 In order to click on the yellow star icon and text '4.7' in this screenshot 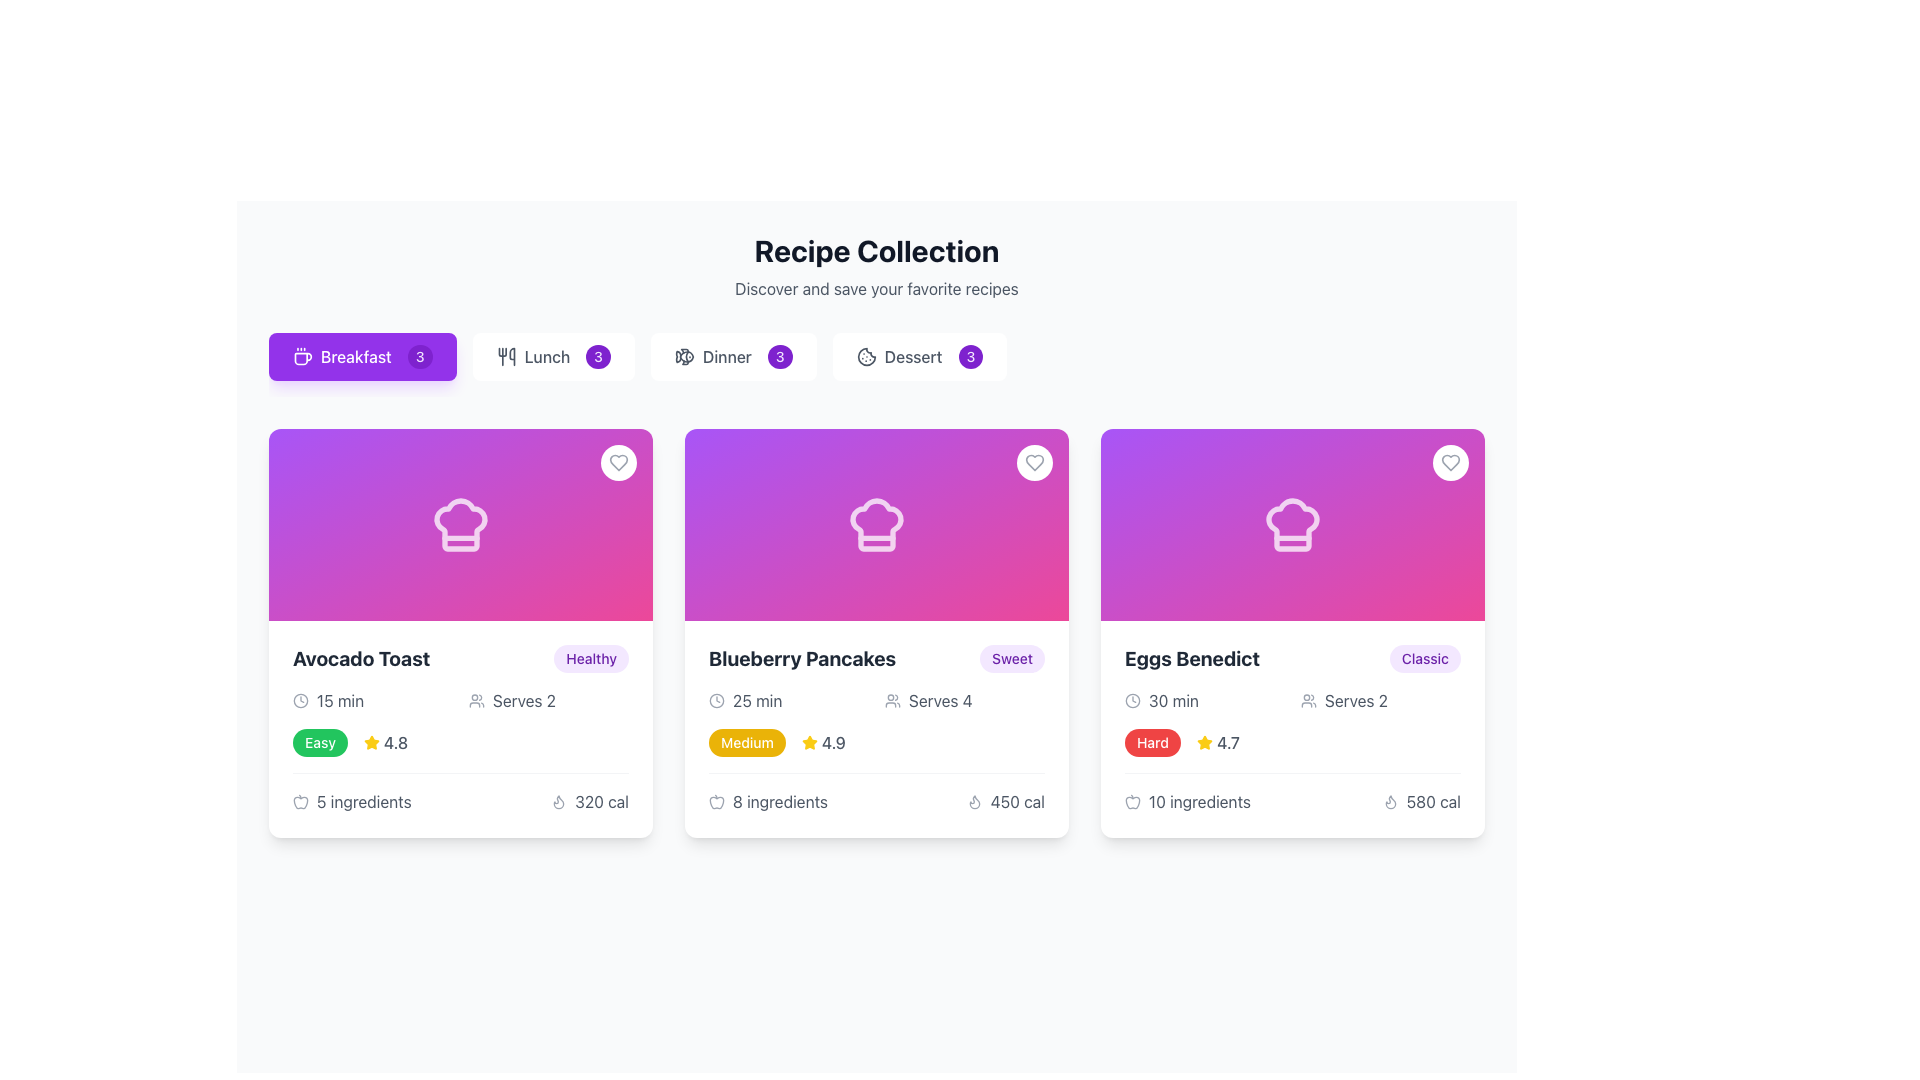, I will do `click(1217, 743)`.